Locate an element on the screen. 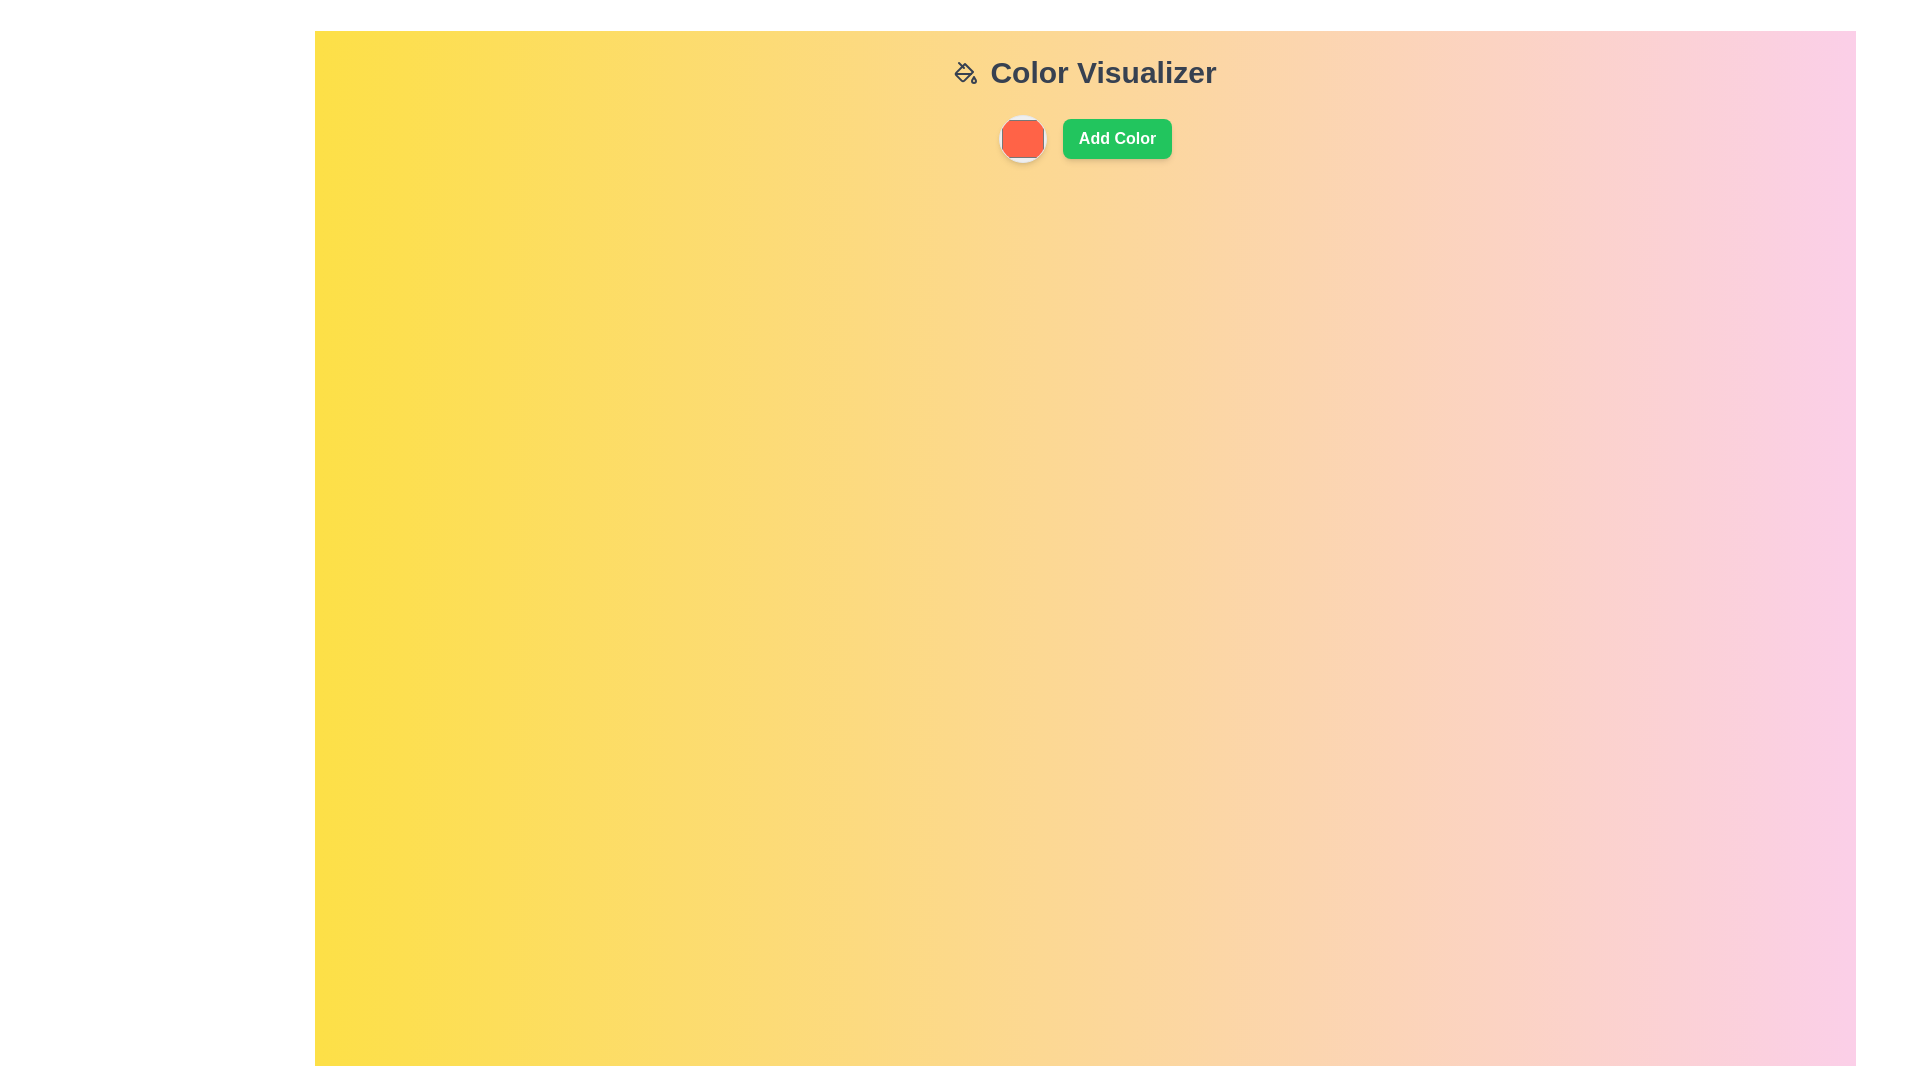 This screenshot has width=1920, height=1080. the color customization icon located to the left of the 'Color Visualizer' text in the header area is located at coordinates (966, 72).